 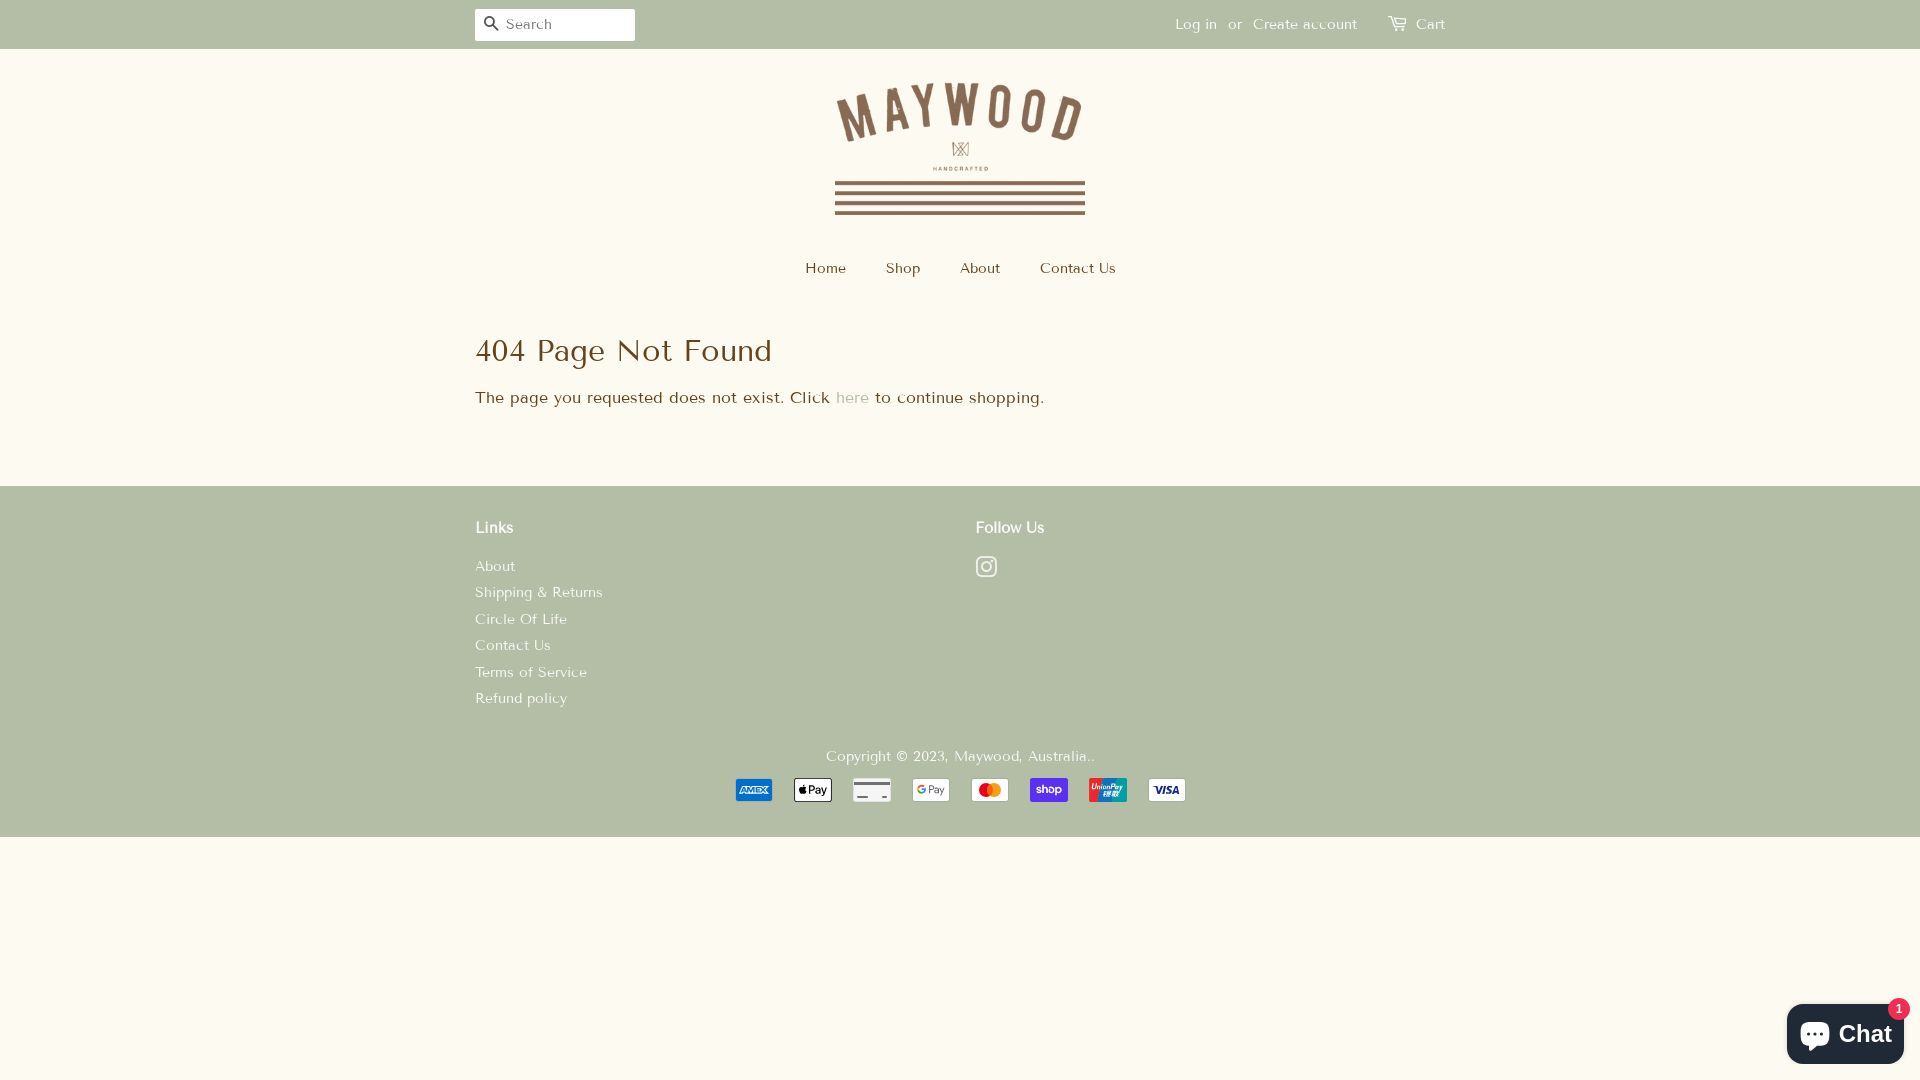 What do you see at coordinates (513, 645) in the screenshot?
I see `'Contact Us'` at bounding box center [513, 645].